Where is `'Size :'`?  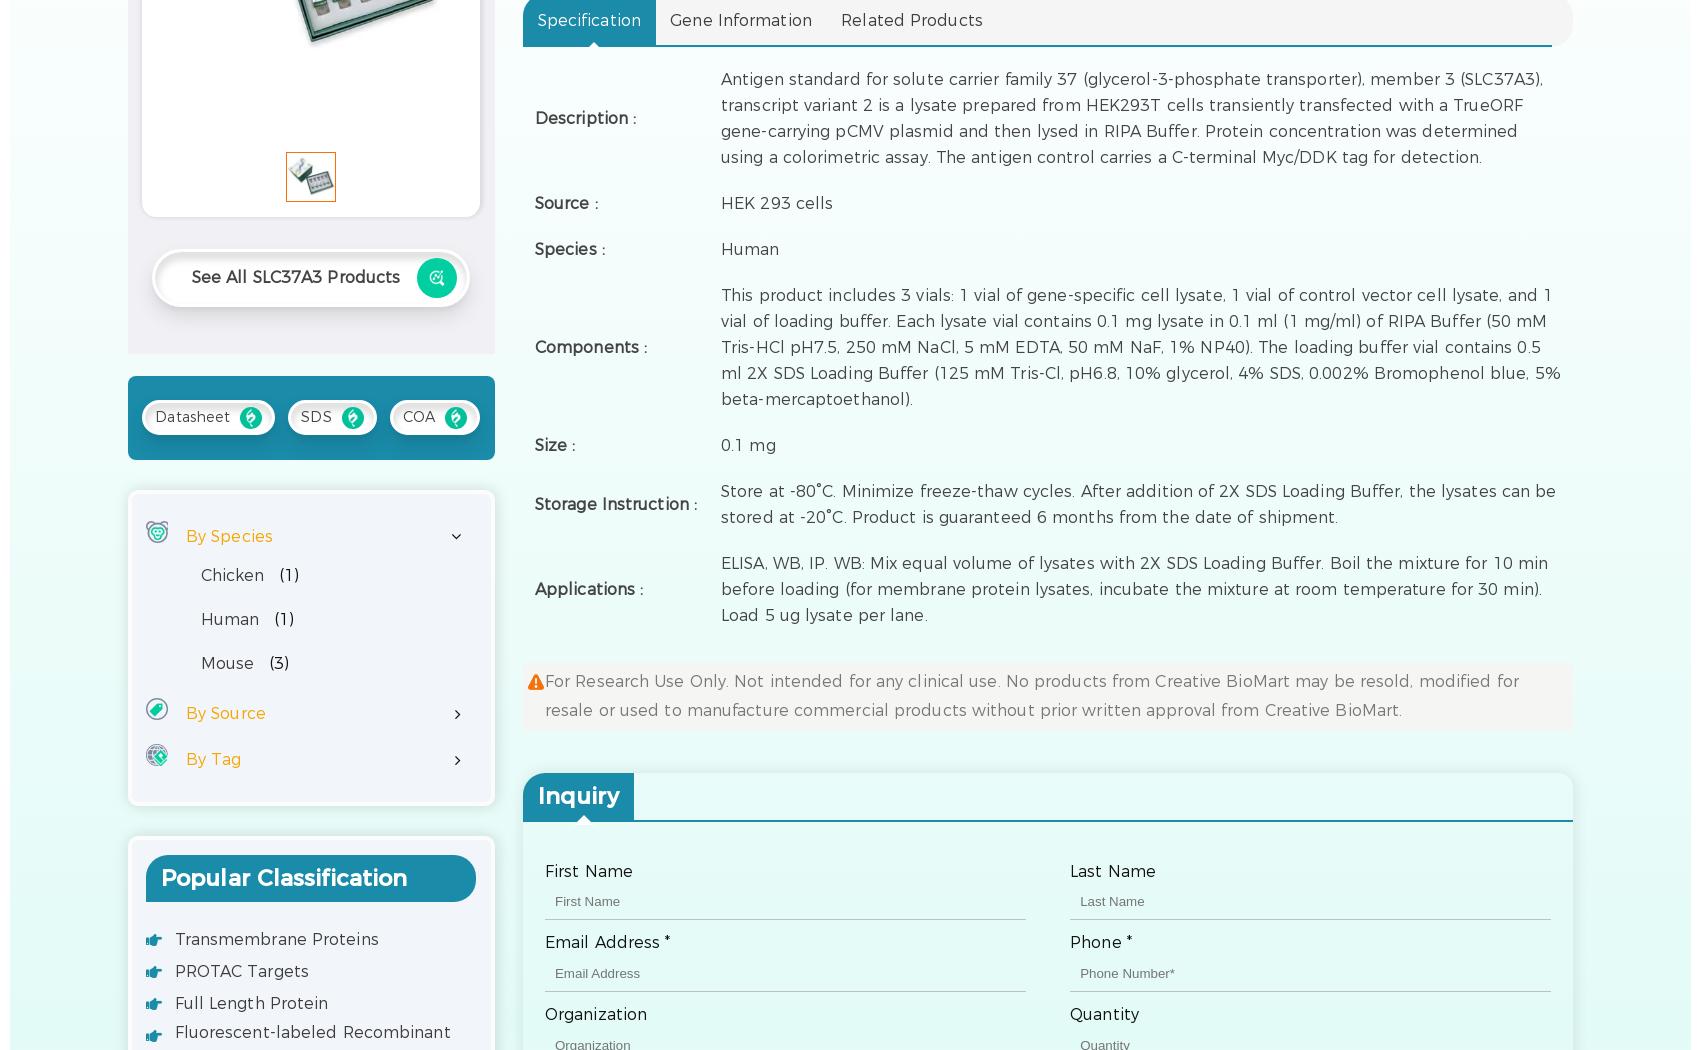 'Size :' is located at coordinates (554, 444).